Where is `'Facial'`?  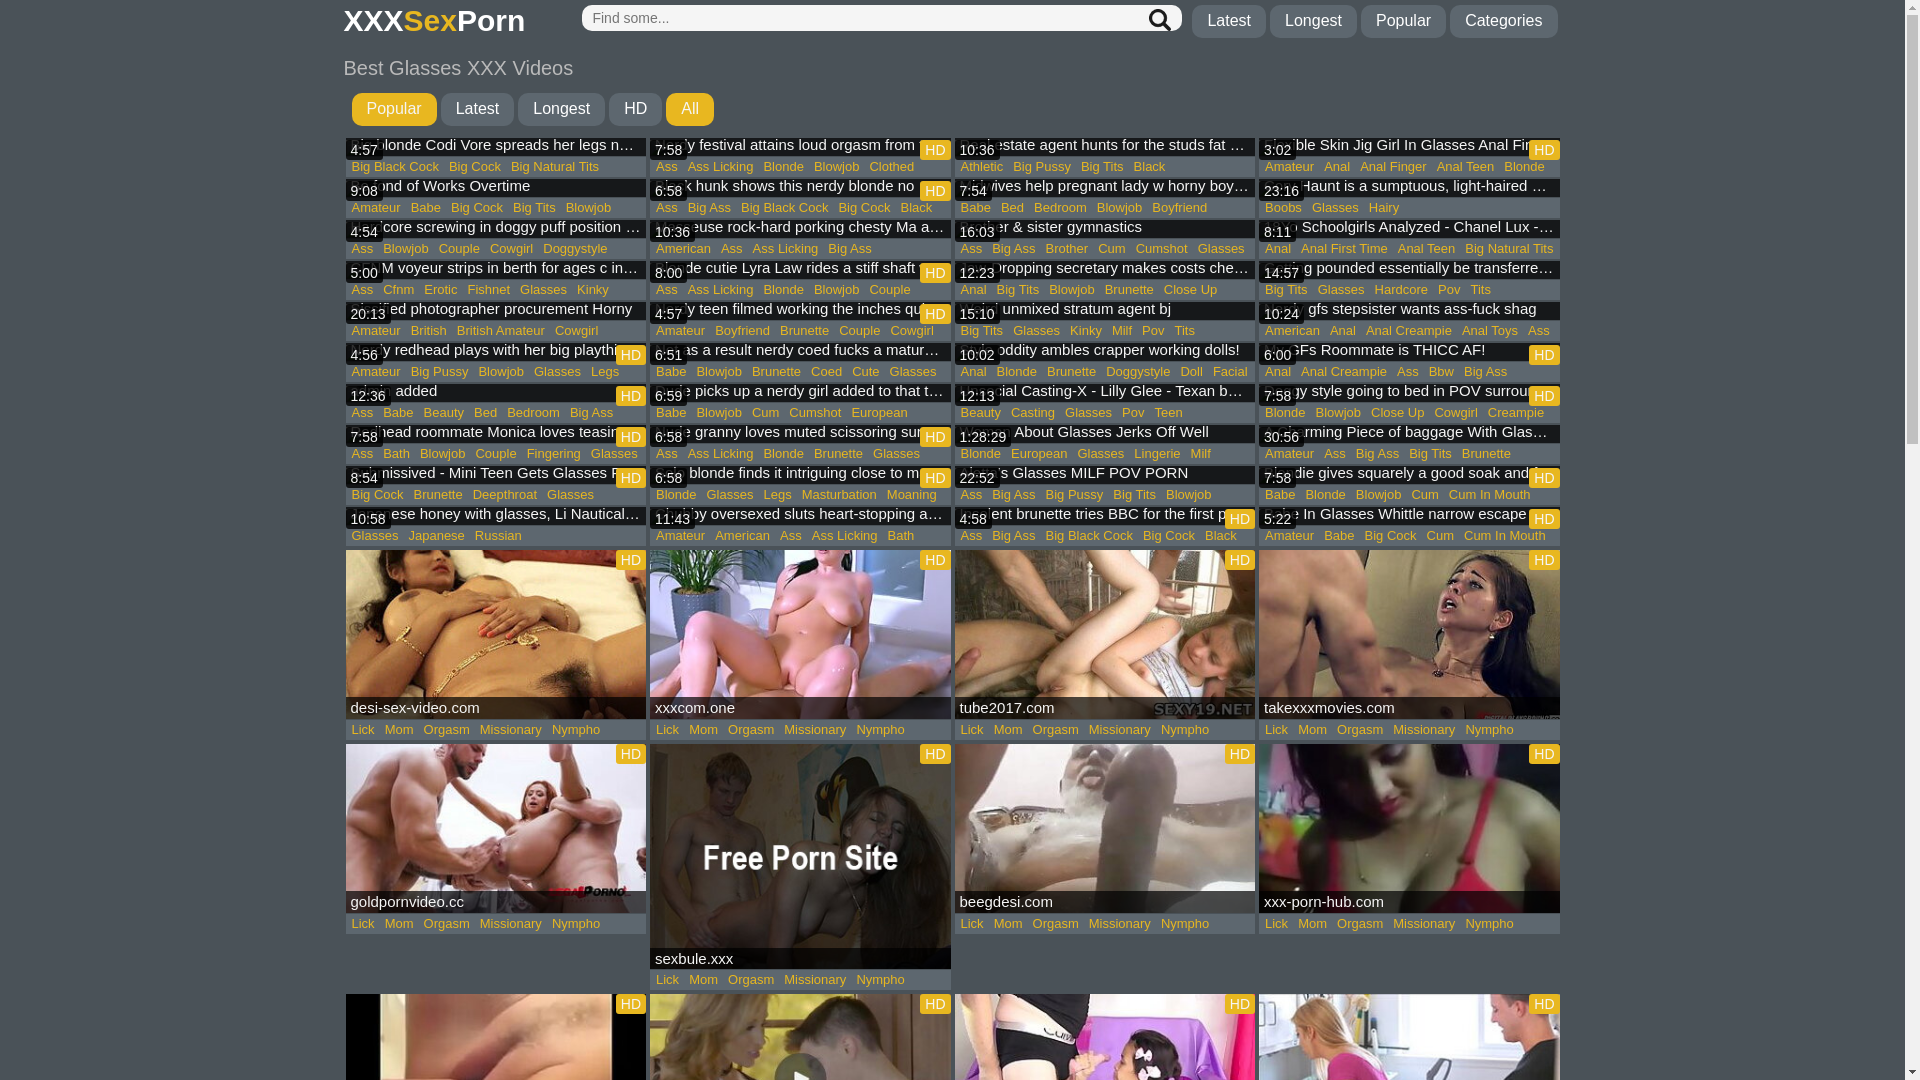
'Facial' is located at coordinates (1229, 371).